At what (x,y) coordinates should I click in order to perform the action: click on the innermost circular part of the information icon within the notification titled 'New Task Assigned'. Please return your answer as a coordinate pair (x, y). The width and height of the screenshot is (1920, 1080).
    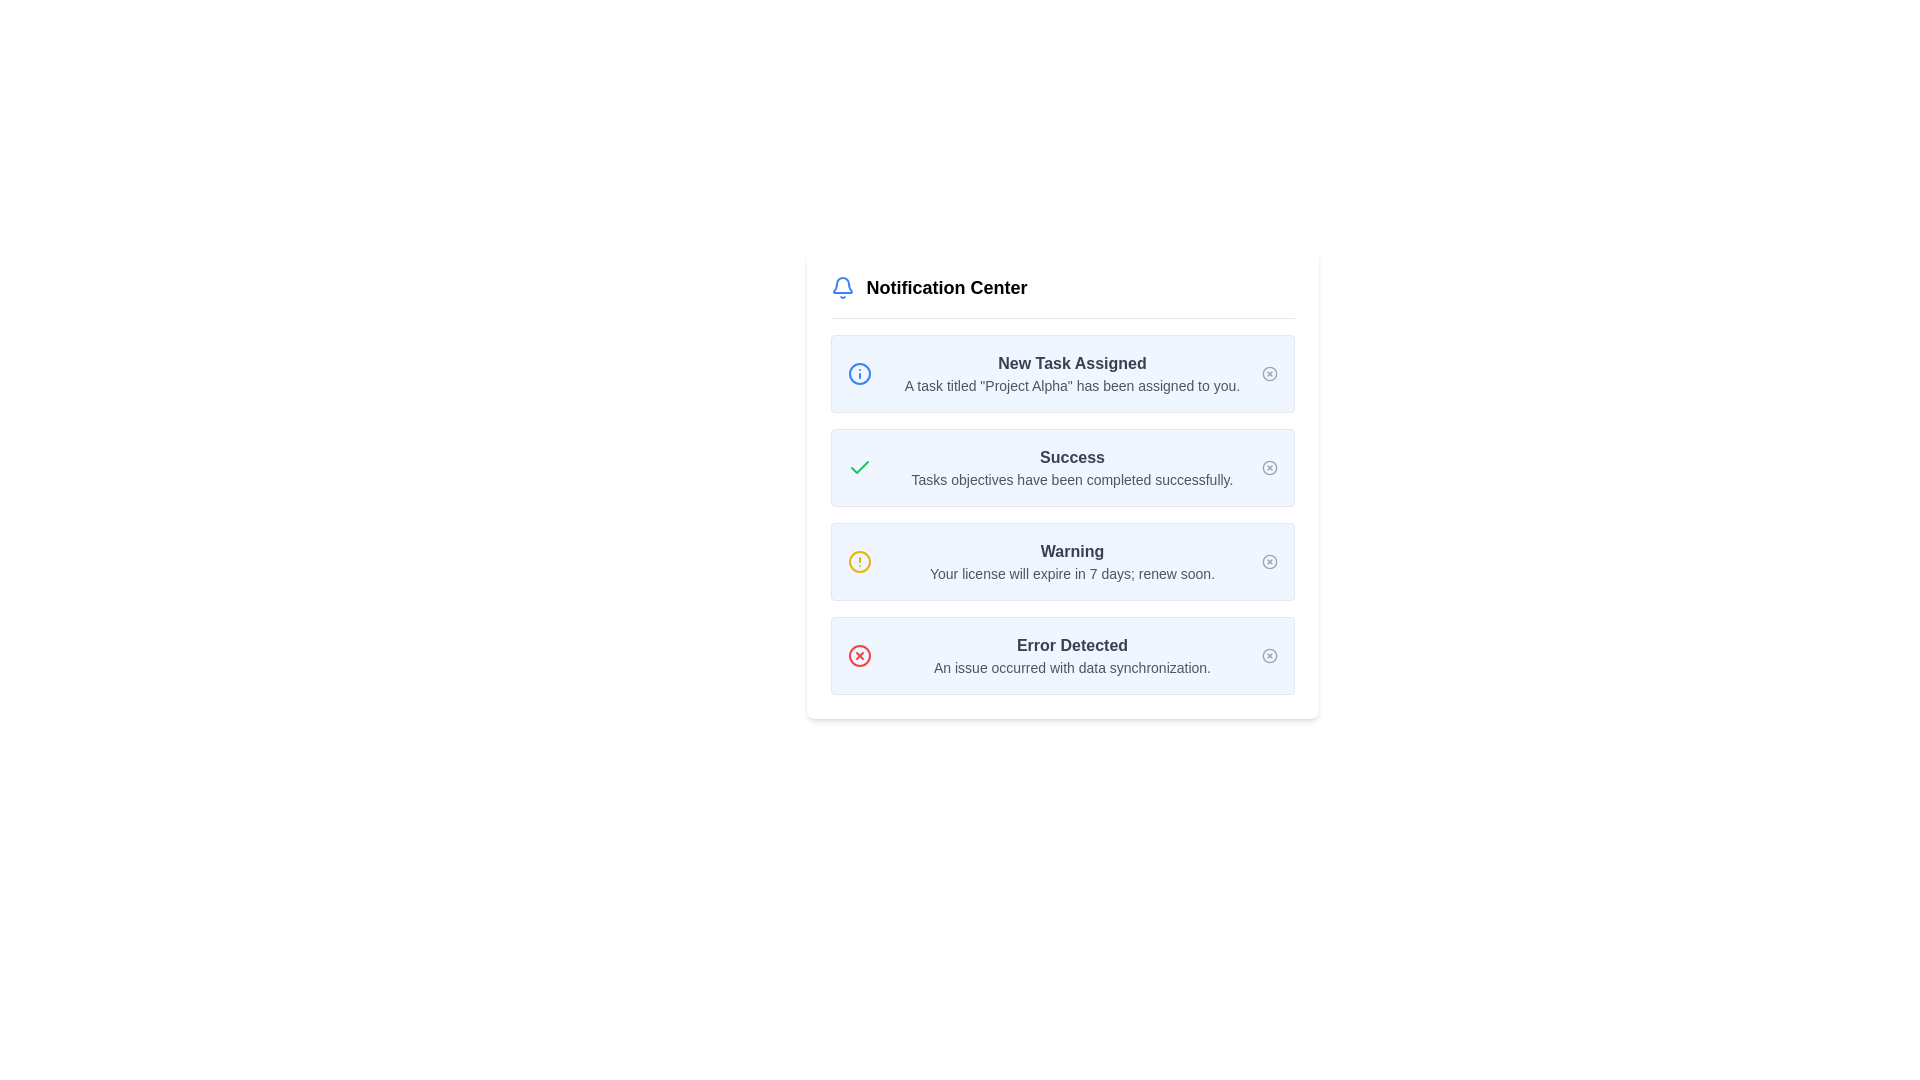
    Looking at the image, I should click on (859, 374).